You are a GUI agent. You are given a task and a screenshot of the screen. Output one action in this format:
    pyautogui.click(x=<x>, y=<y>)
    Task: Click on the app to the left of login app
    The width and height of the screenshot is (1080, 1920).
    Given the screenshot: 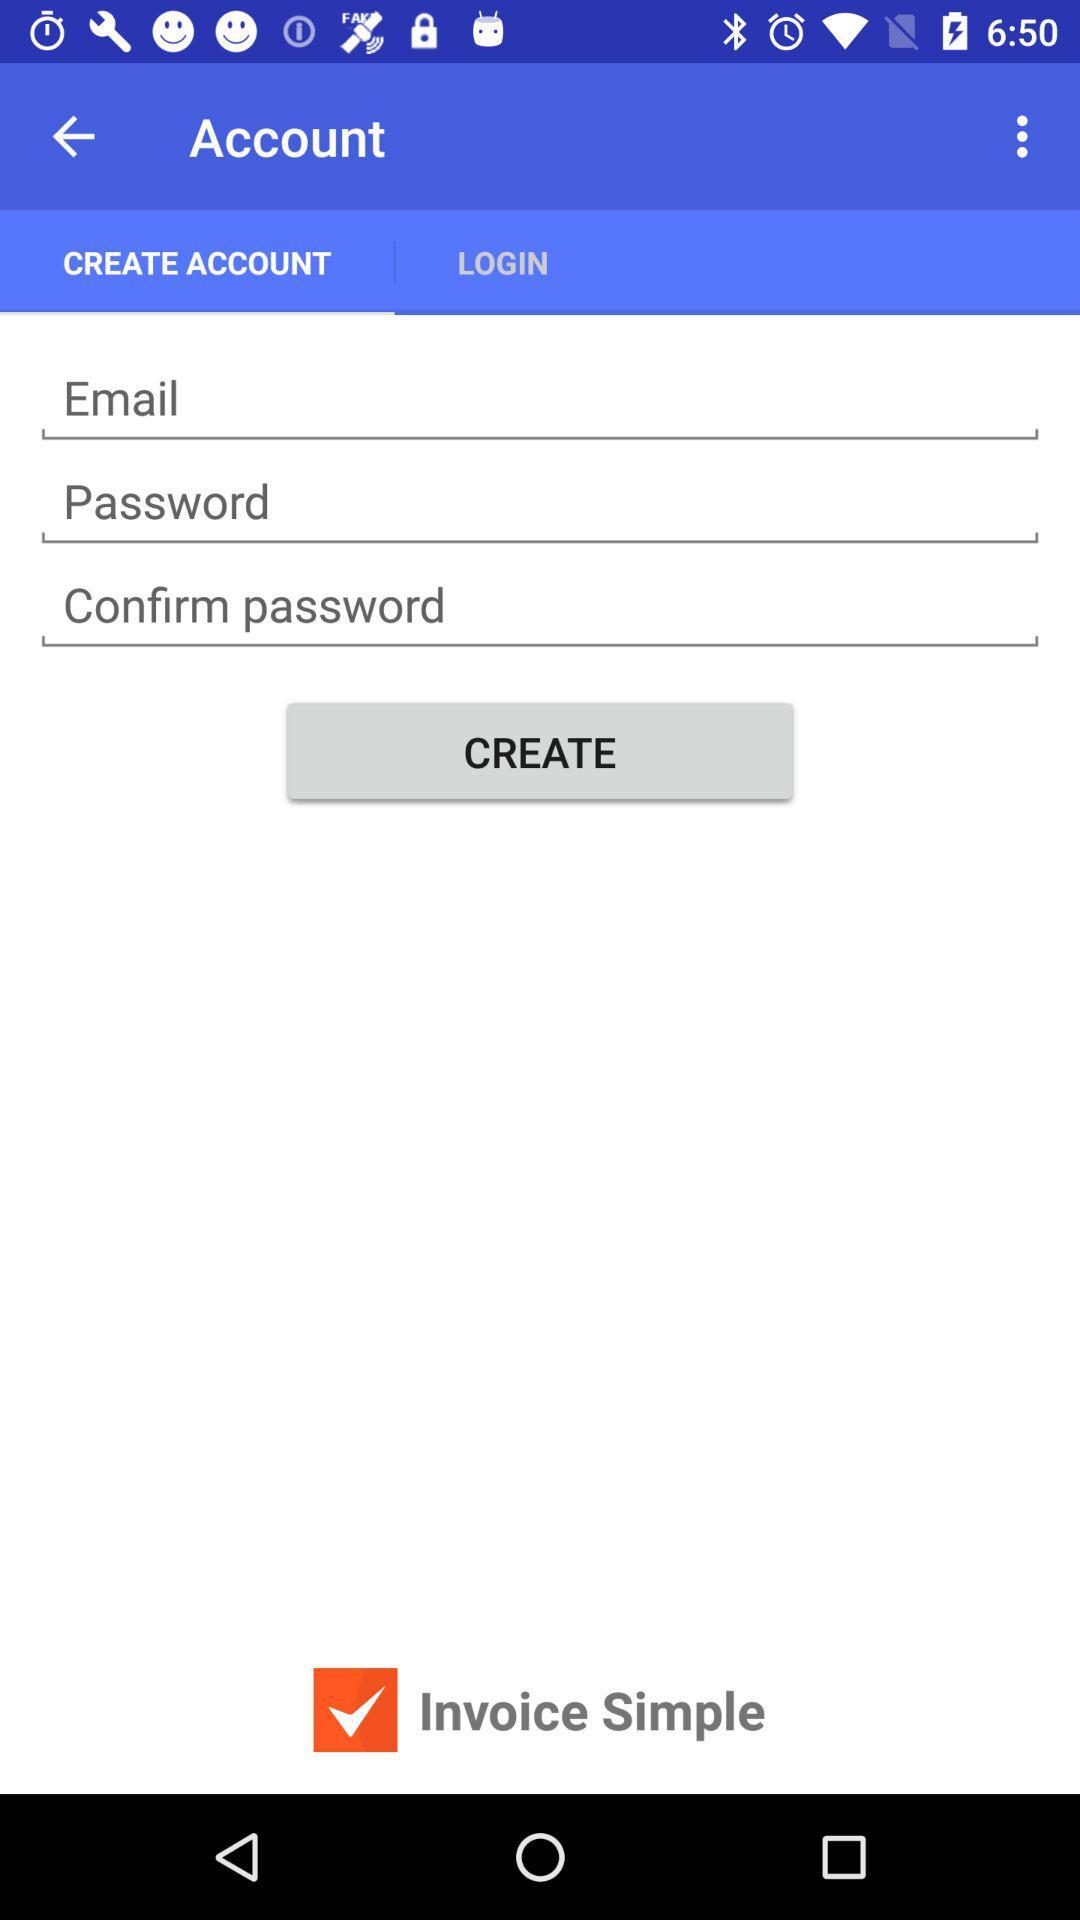 What is the action you would take?
    pyautogui.click(x=197, y=261)
    